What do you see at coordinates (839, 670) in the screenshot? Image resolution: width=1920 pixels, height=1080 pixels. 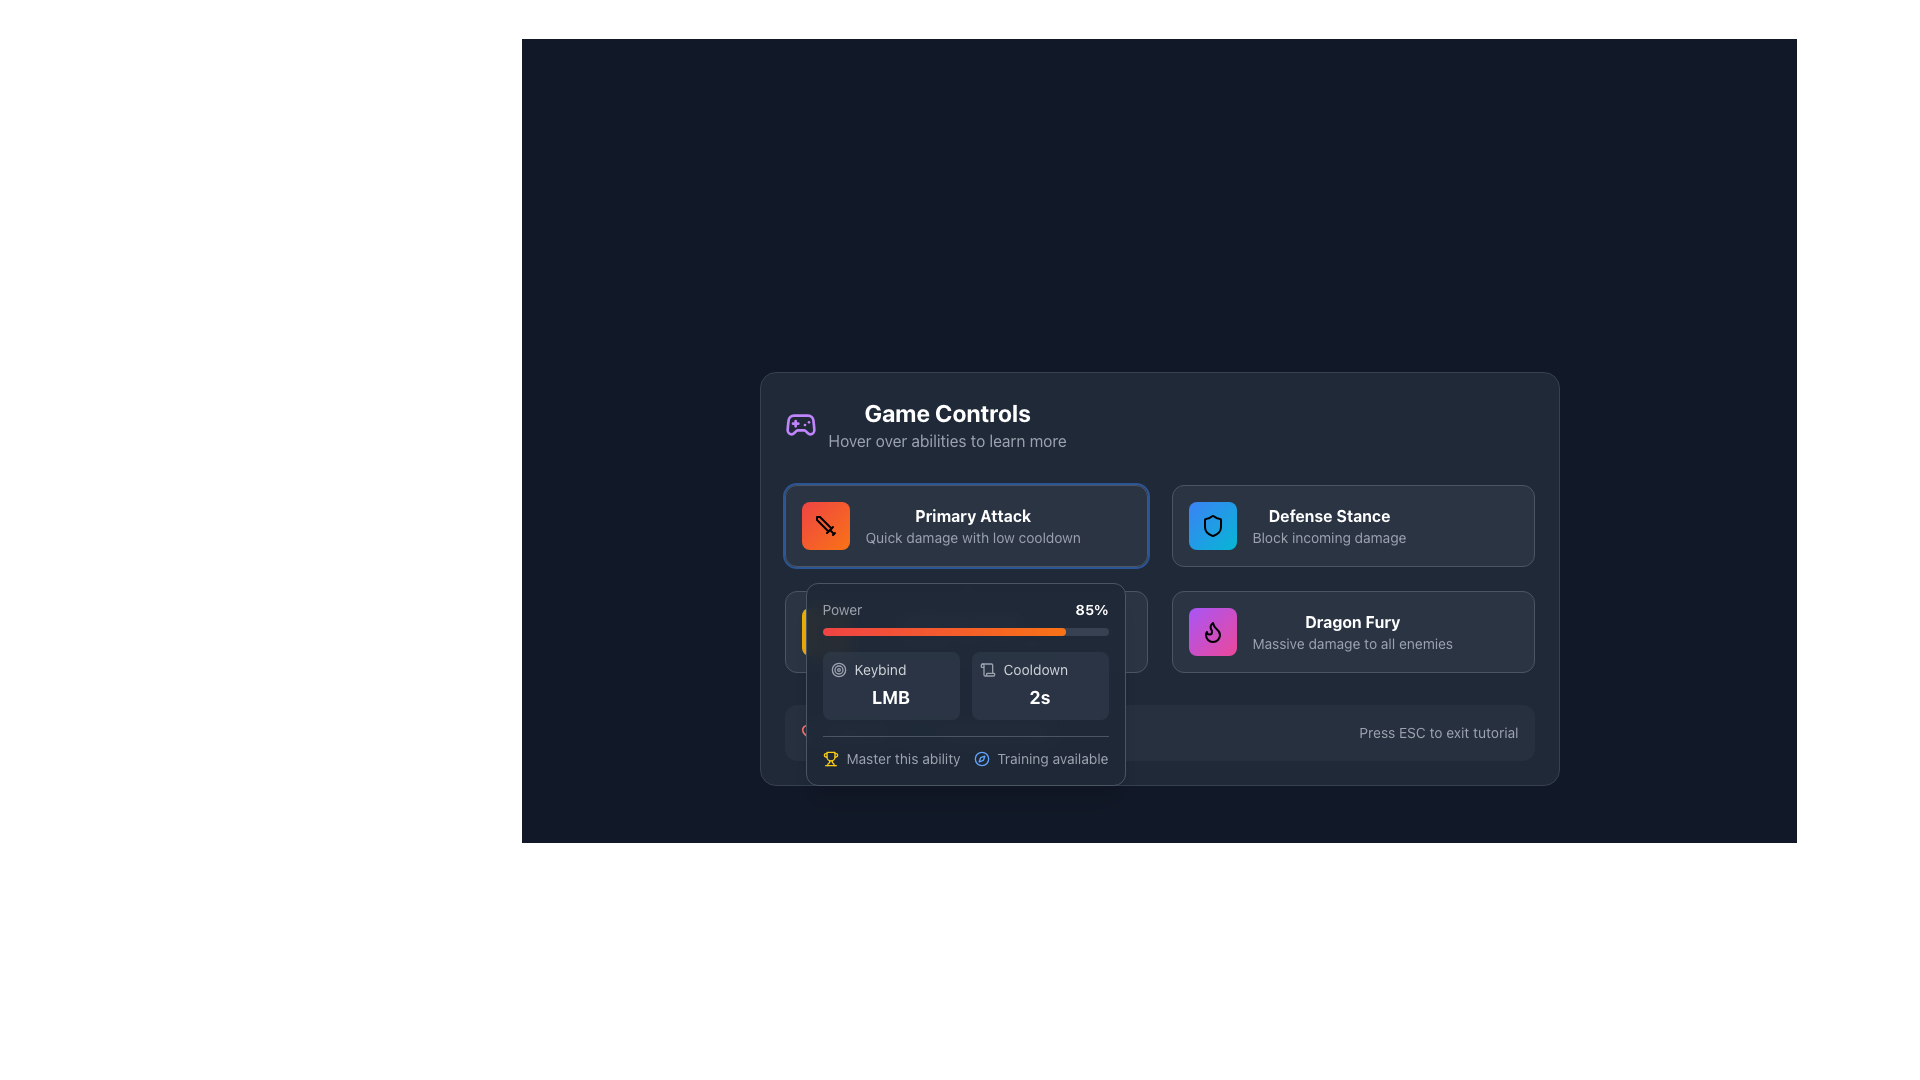 I see `the visual changes of the circular icon composed of three concentric circles, located on the left side of the 'Keybind' panel` at bounding box center [839, 670].